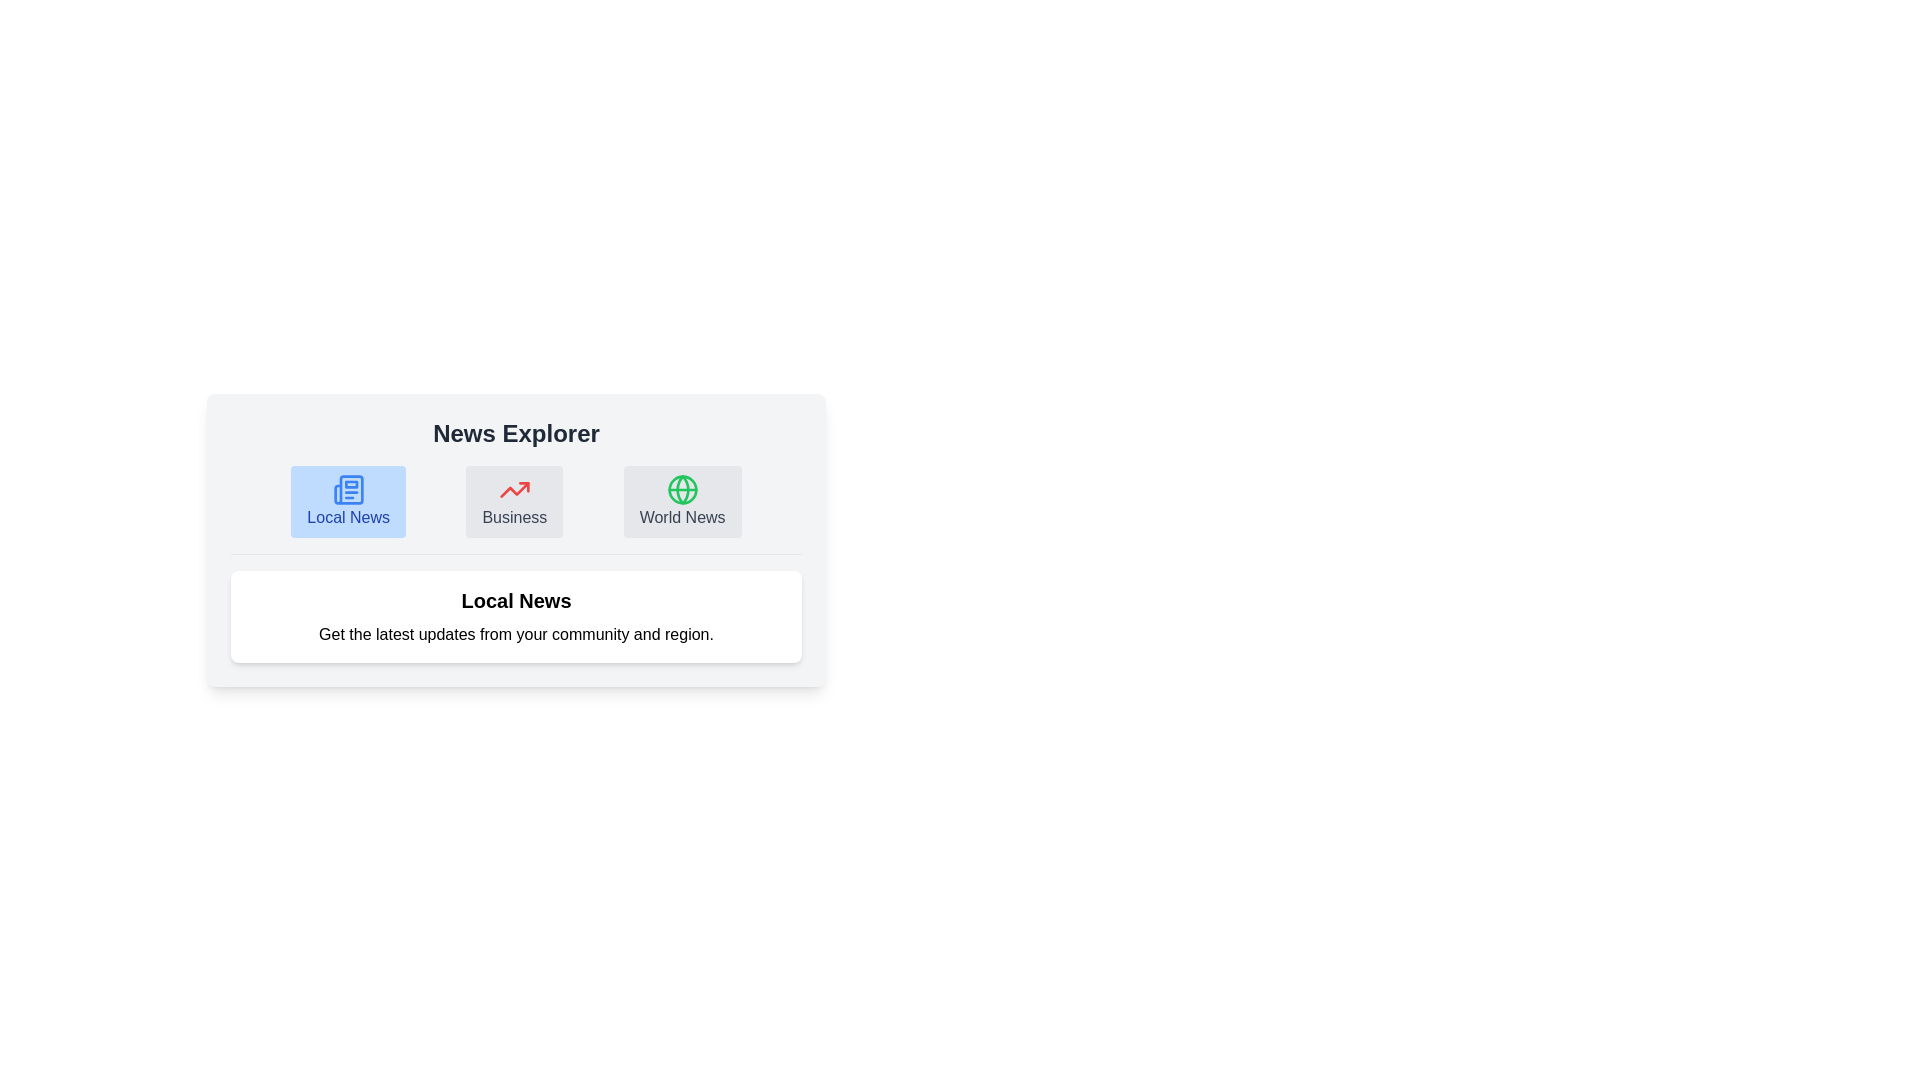  Describe the element at coordinates (682, 500) in the screenshot. I see `the World News tab` at that location.